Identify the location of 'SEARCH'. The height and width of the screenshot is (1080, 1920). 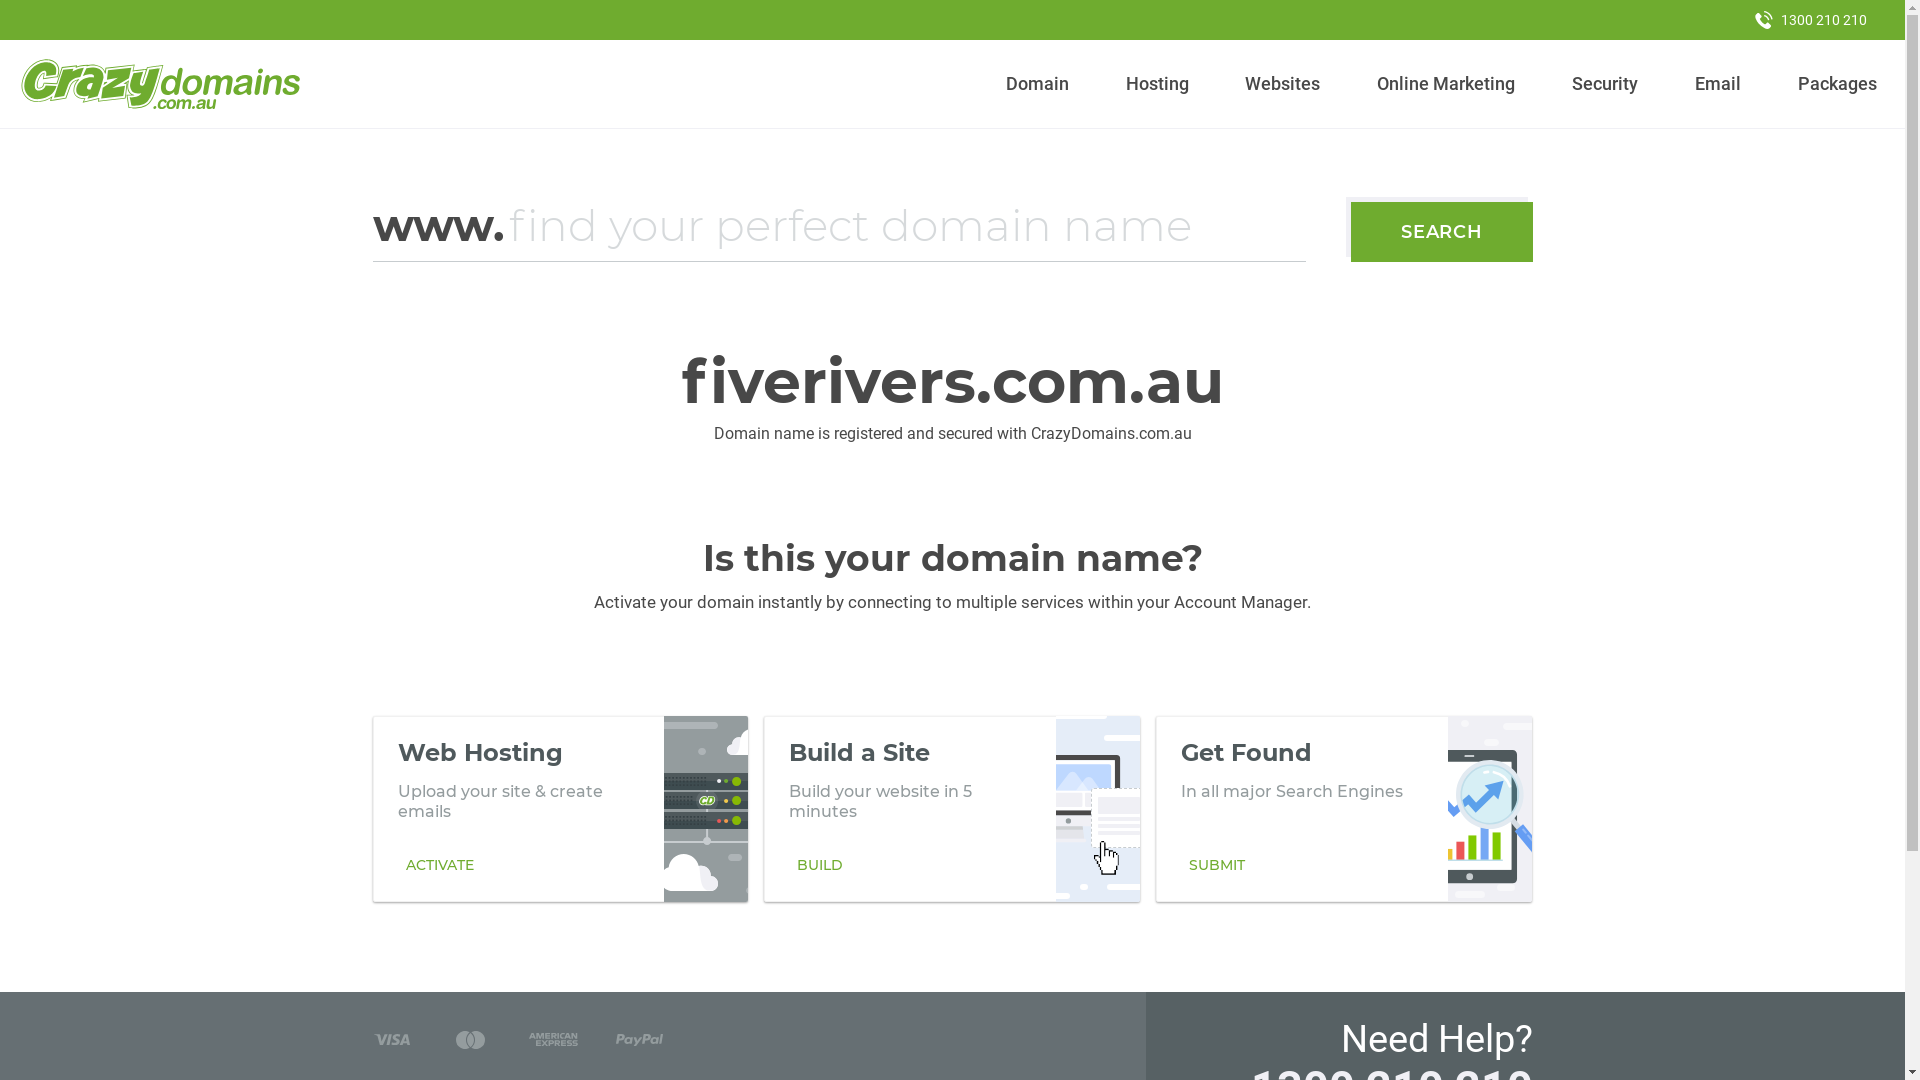
(1350, 230).